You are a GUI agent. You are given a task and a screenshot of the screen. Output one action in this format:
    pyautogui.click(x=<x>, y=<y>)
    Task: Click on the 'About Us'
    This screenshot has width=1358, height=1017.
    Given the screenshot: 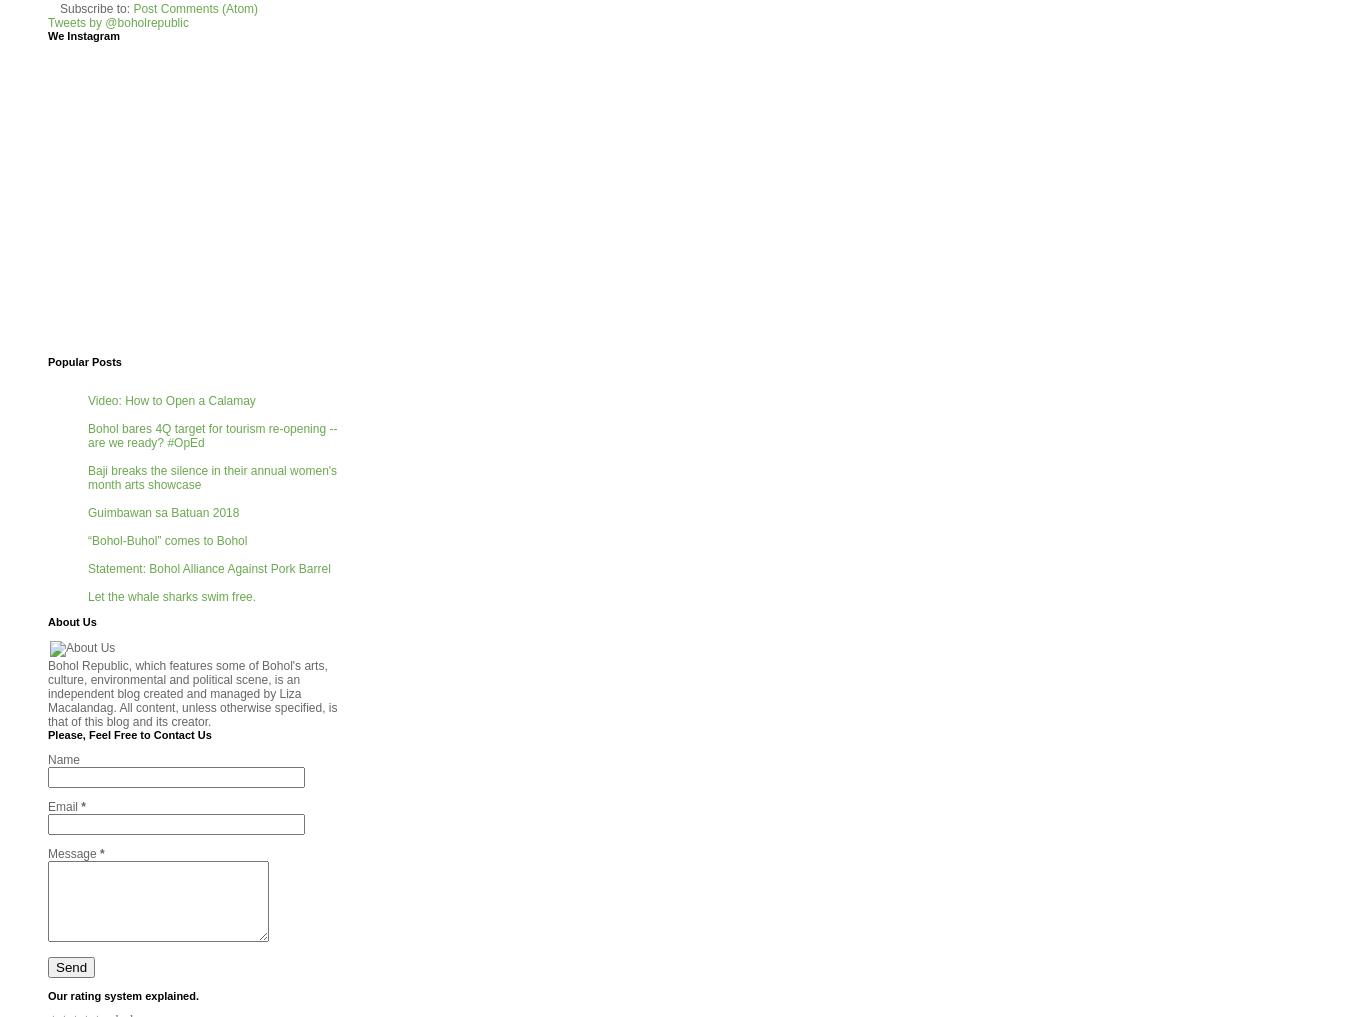 What is the action you would take?
    pyautogui.click(x=71, y=620)
    